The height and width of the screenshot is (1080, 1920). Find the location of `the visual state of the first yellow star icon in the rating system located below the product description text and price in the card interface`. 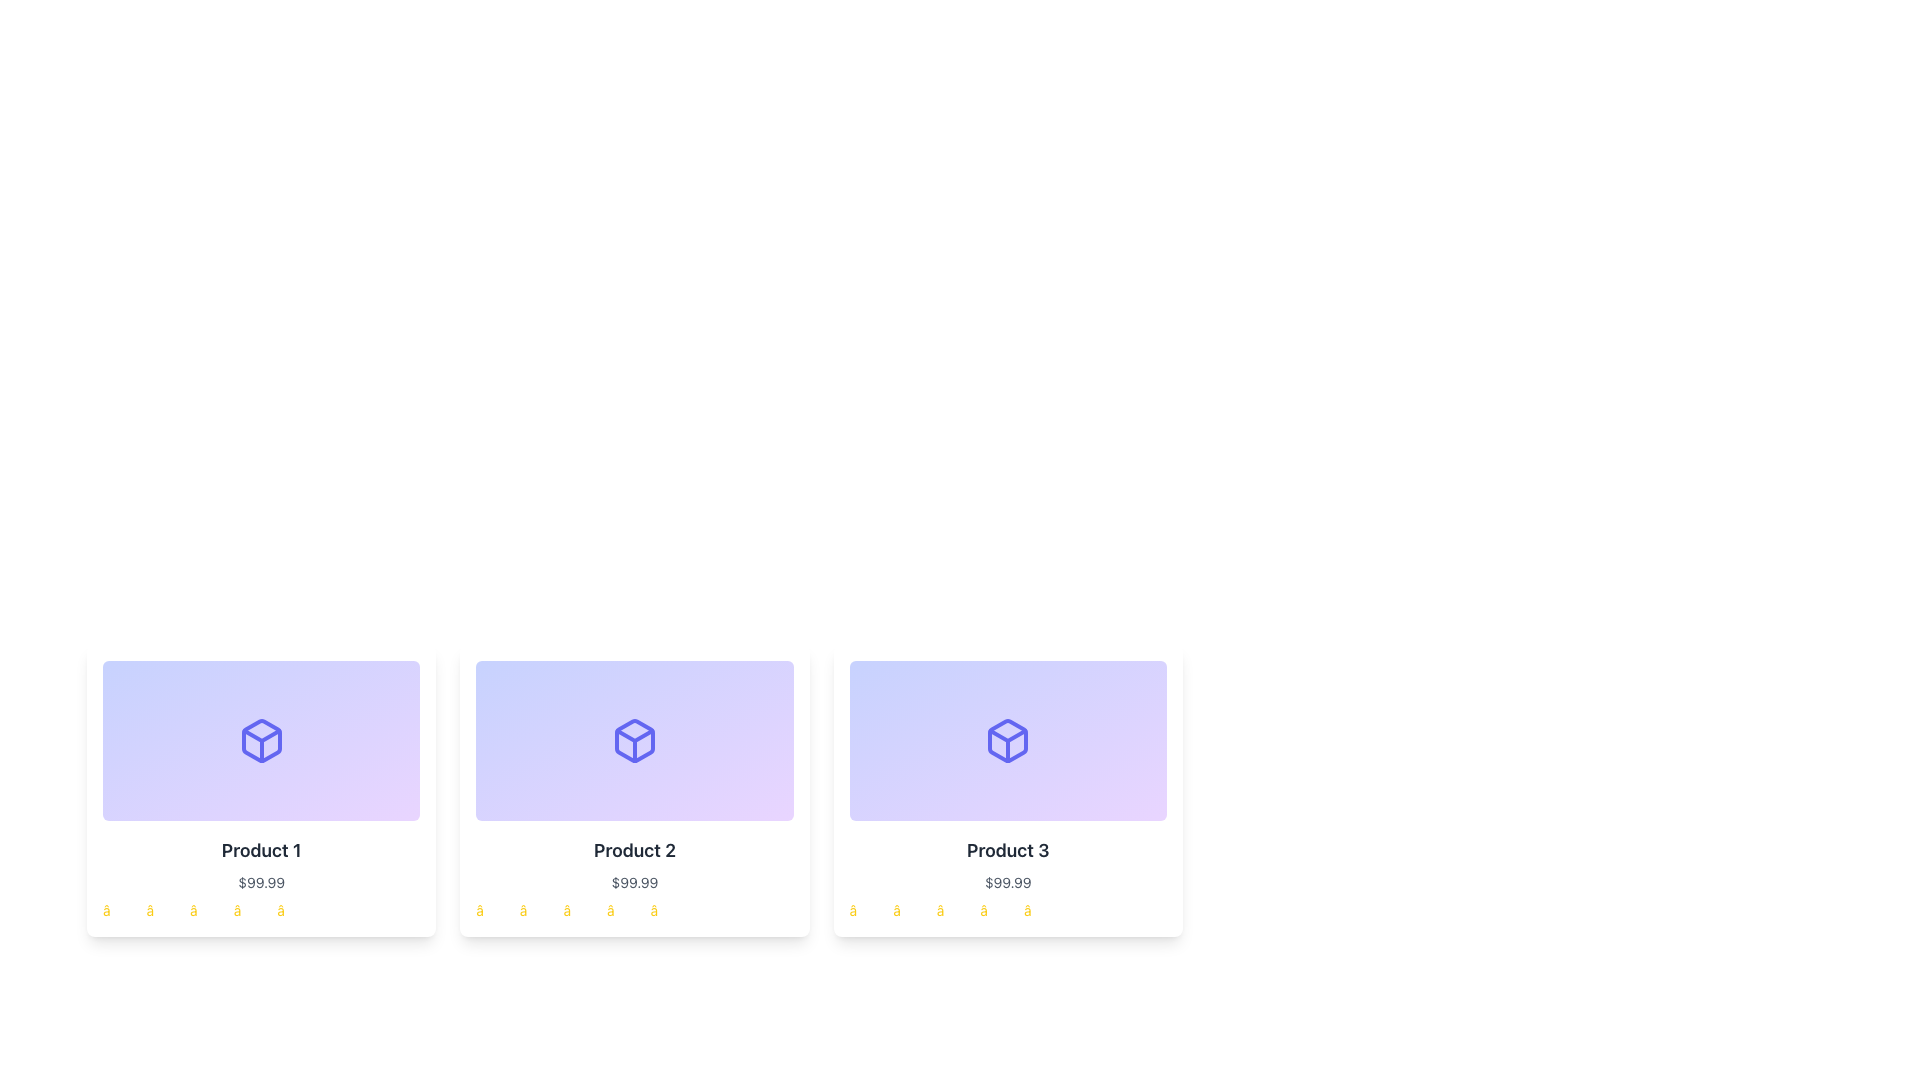

the visual state of the first yellow star icon in the rating system located below the product description text and price in the card interface is located at coordinates (119, 910).